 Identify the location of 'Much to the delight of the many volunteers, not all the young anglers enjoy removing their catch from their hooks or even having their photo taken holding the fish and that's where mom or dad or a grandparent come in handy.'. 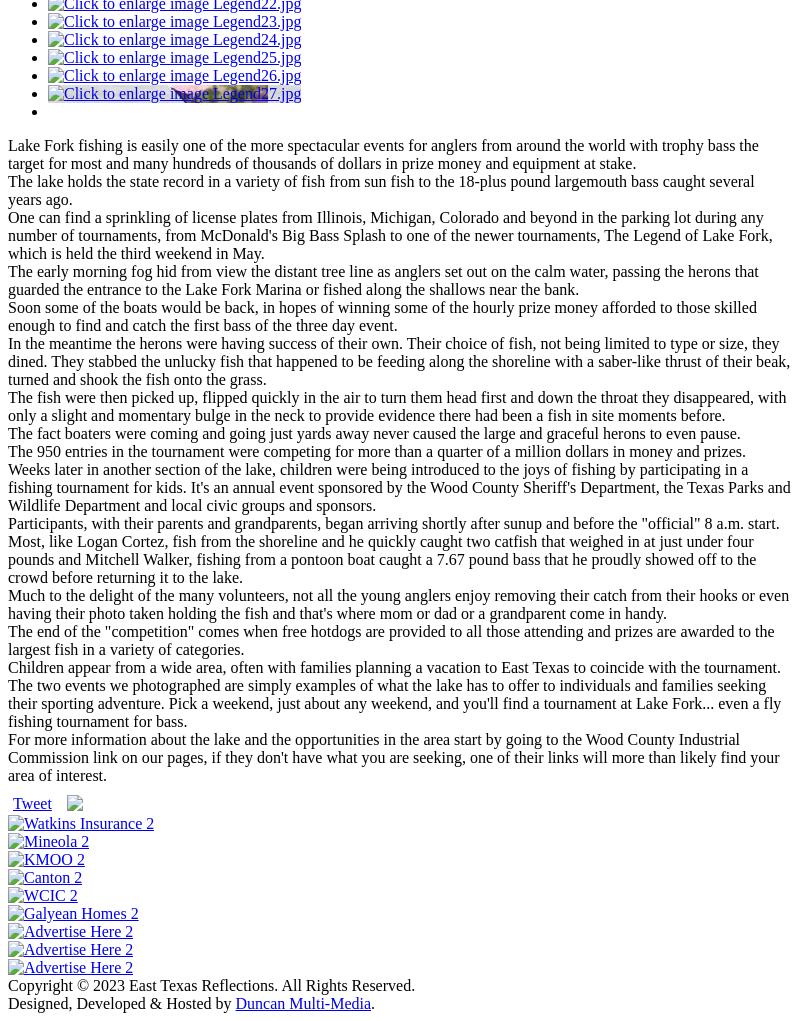
(398, 603).